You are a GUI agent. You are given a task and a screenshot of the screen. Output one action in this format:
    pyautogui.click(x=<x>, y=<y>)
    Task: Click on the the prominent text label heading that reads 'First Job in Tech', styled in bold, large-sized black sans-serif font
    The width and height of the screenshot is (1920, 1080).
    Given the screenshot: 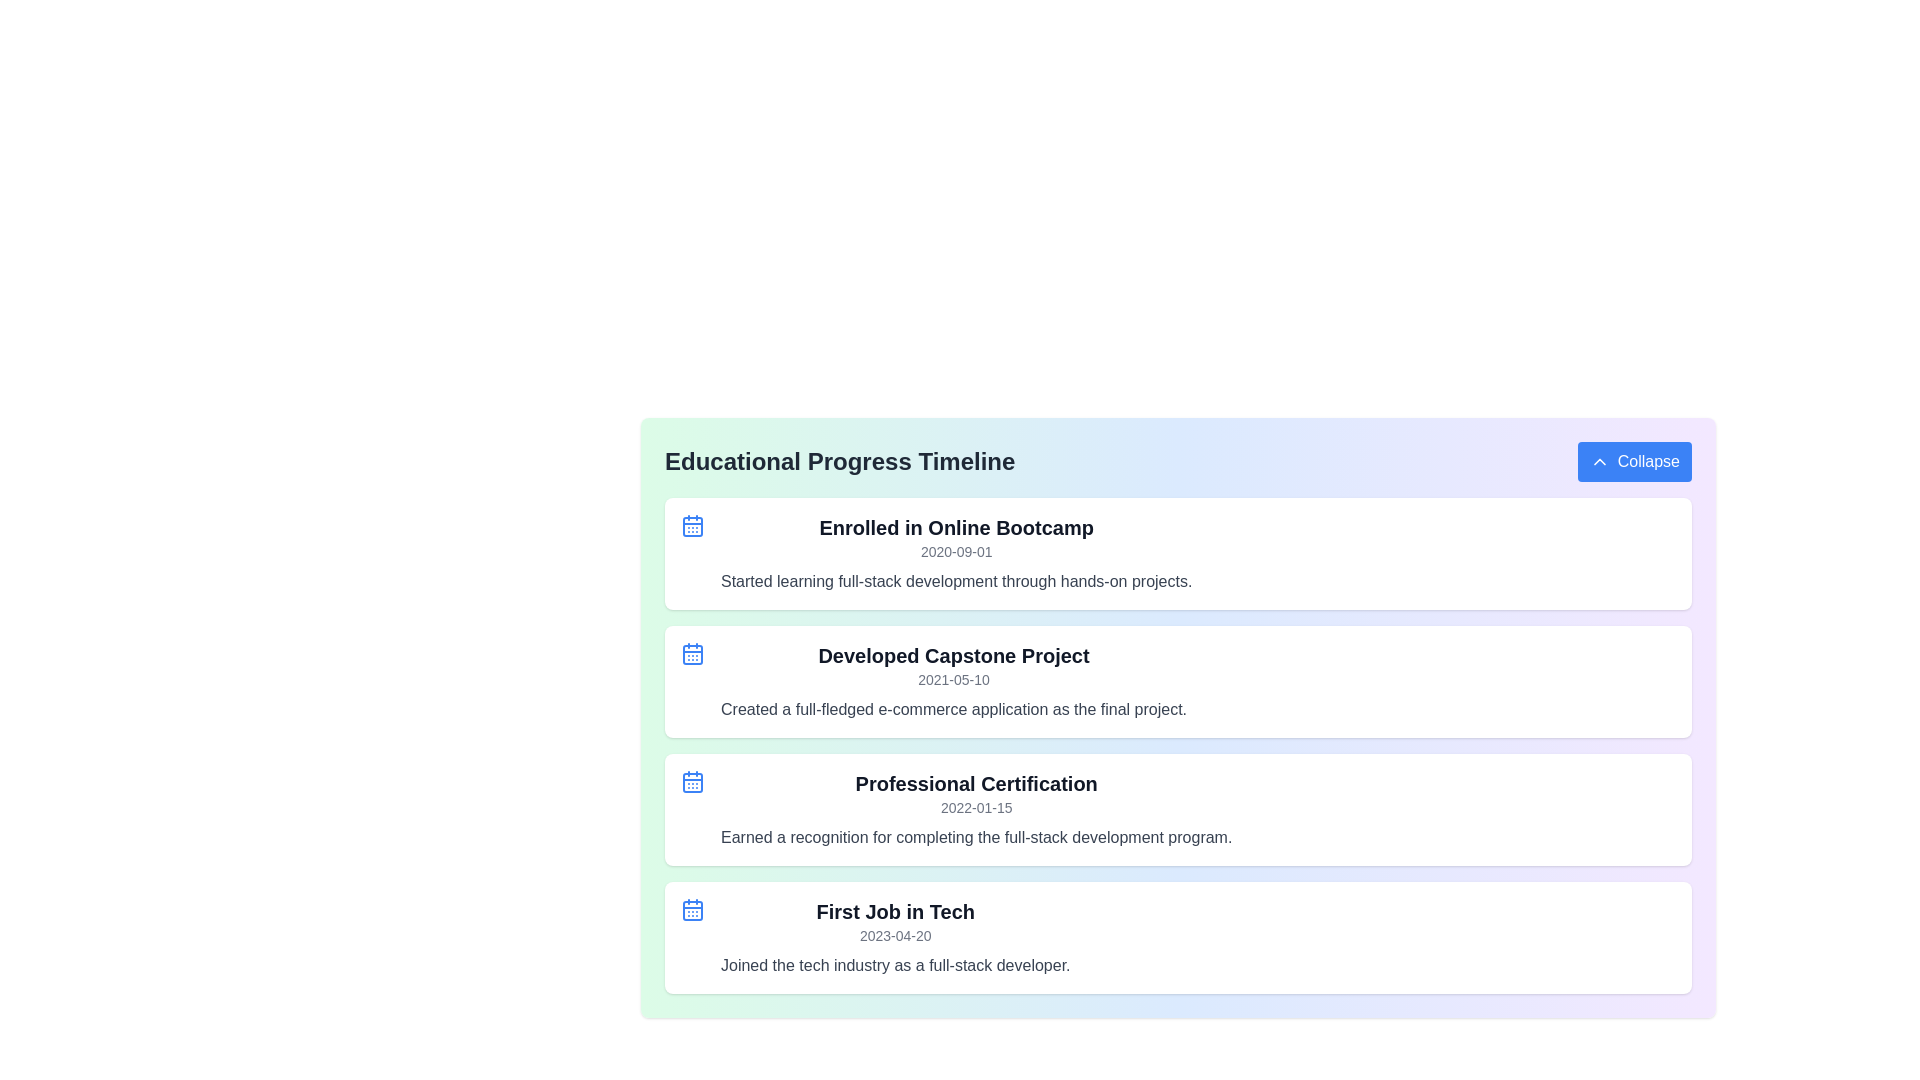 What is the action you would take?
    pyautogui.click(x=894, y=911)
    